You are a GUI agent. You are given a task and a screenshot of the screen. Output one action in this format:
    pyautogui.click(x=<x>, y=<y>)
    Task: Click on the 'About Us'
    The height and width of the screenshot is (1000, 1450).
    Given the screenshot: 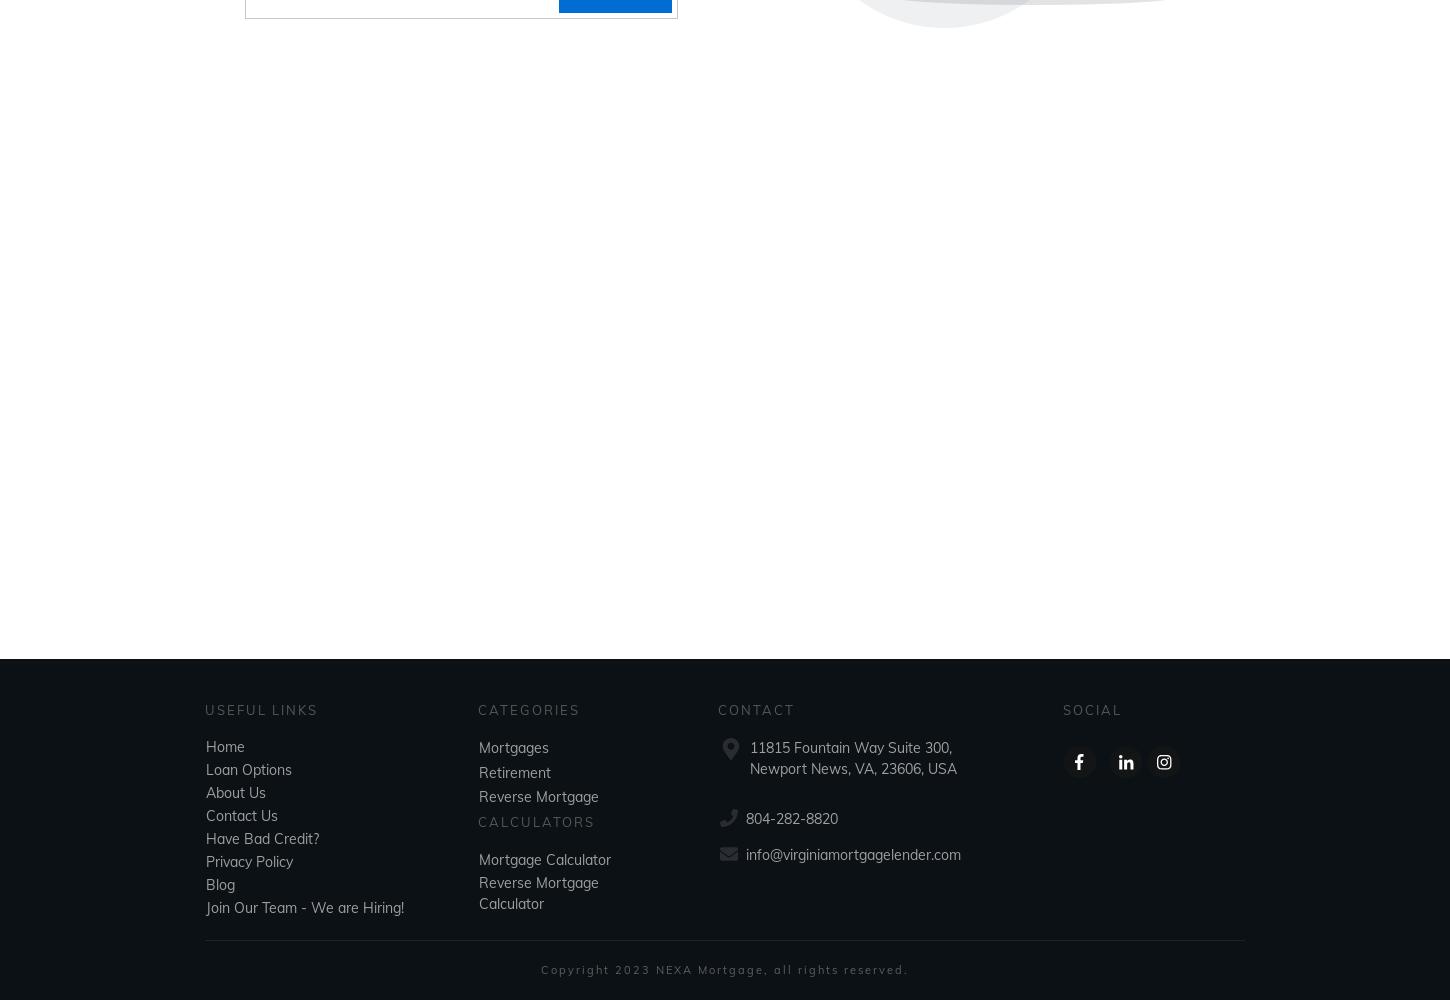 What is the action you would take?
    pyautogui.click(x=235, y=793)
    